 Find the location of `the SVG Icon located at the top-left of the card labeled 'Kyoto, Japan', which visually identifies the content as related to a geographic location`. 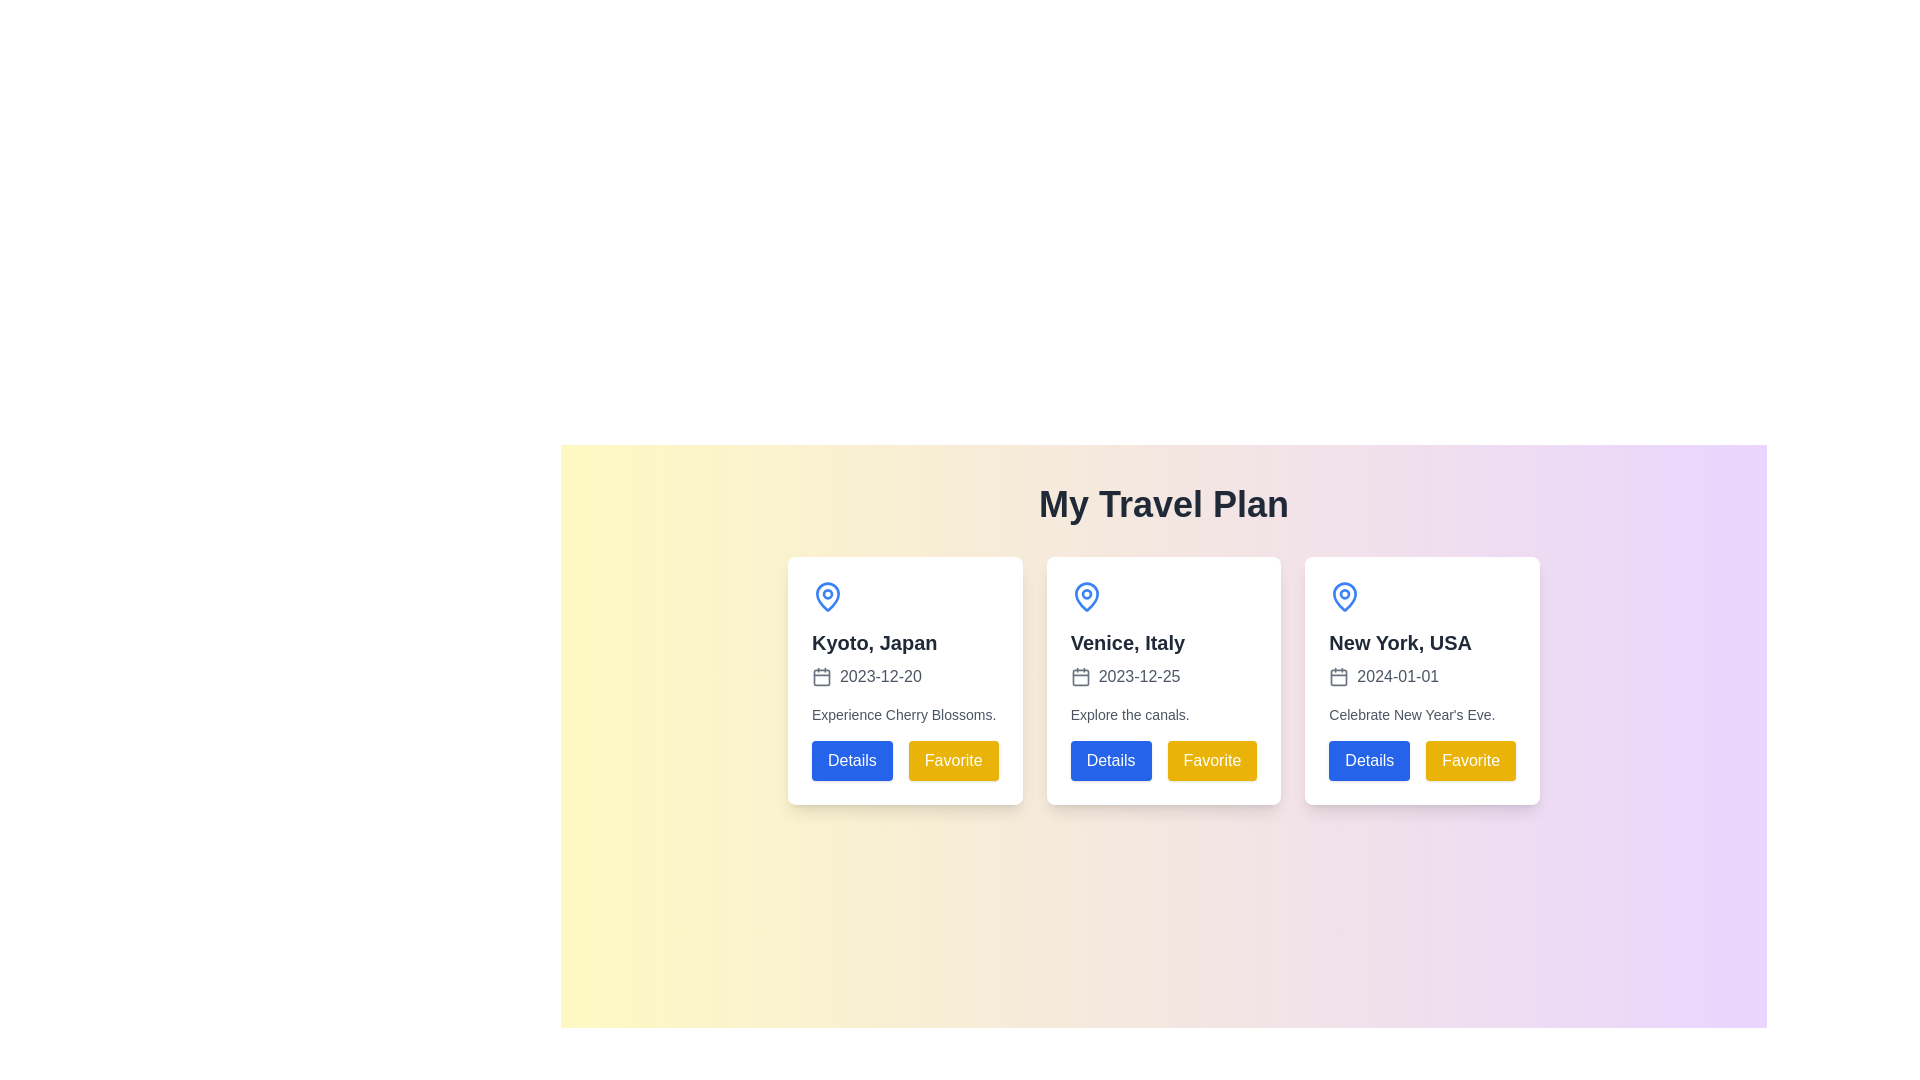

the SVG Icon located at the top-left of the card labeled 'Kyoto, Japan', which visually identifies the content as related to a geographic location is located at coordinates (827, 596).